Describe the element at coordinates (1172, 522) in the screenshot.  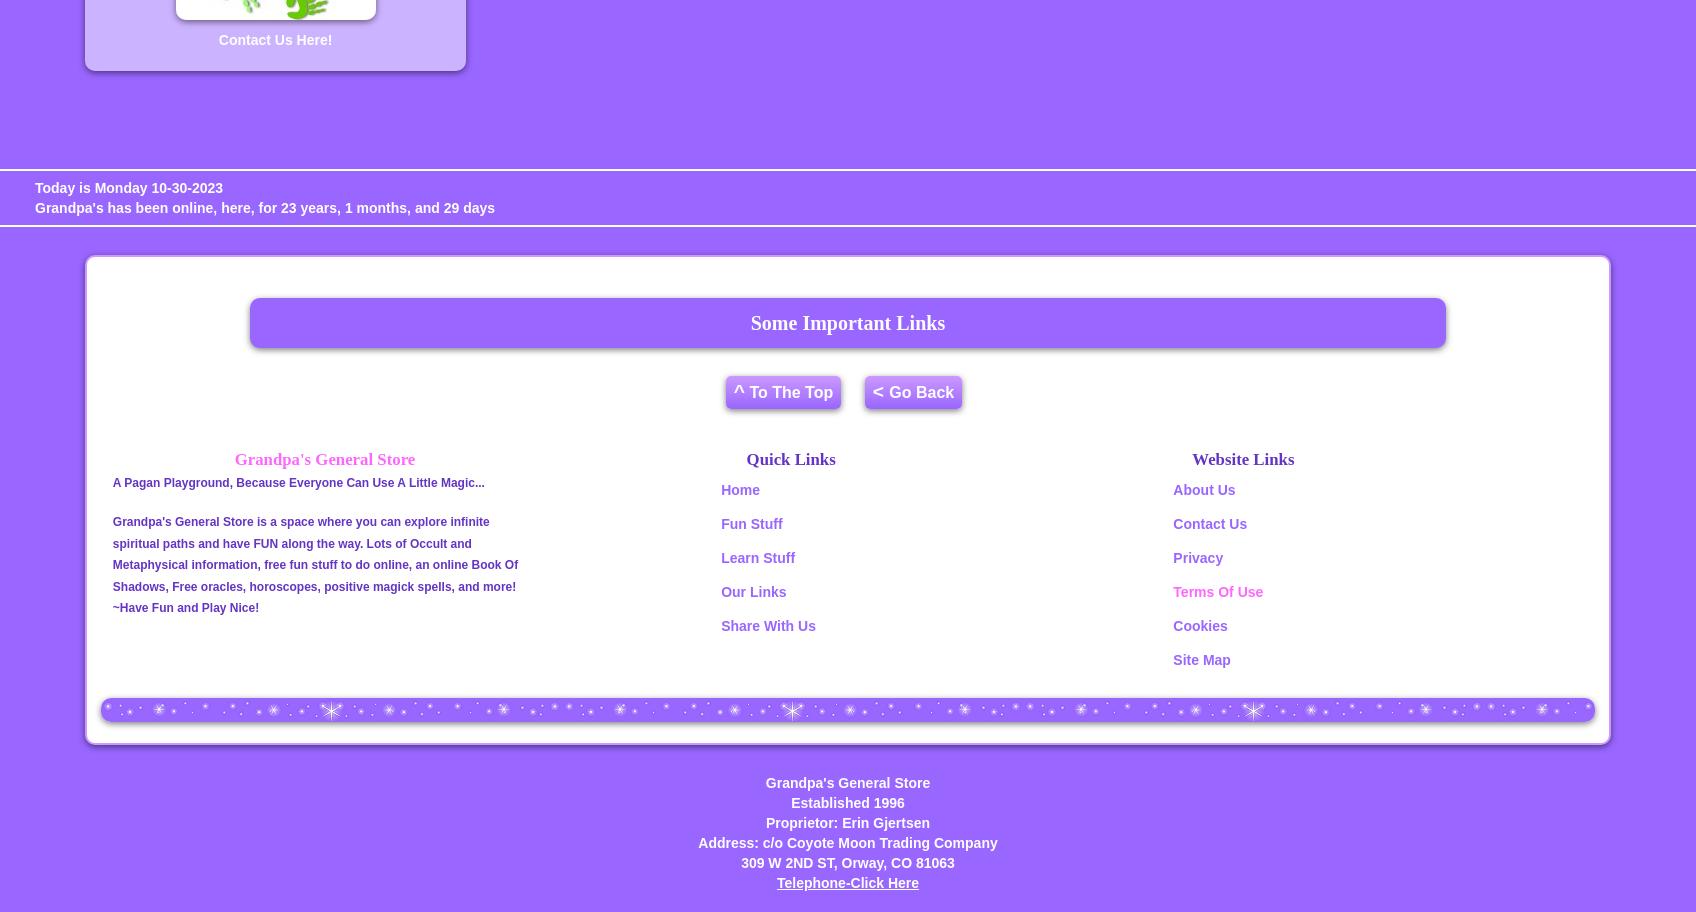
I see `'Contact Us'` at that location.